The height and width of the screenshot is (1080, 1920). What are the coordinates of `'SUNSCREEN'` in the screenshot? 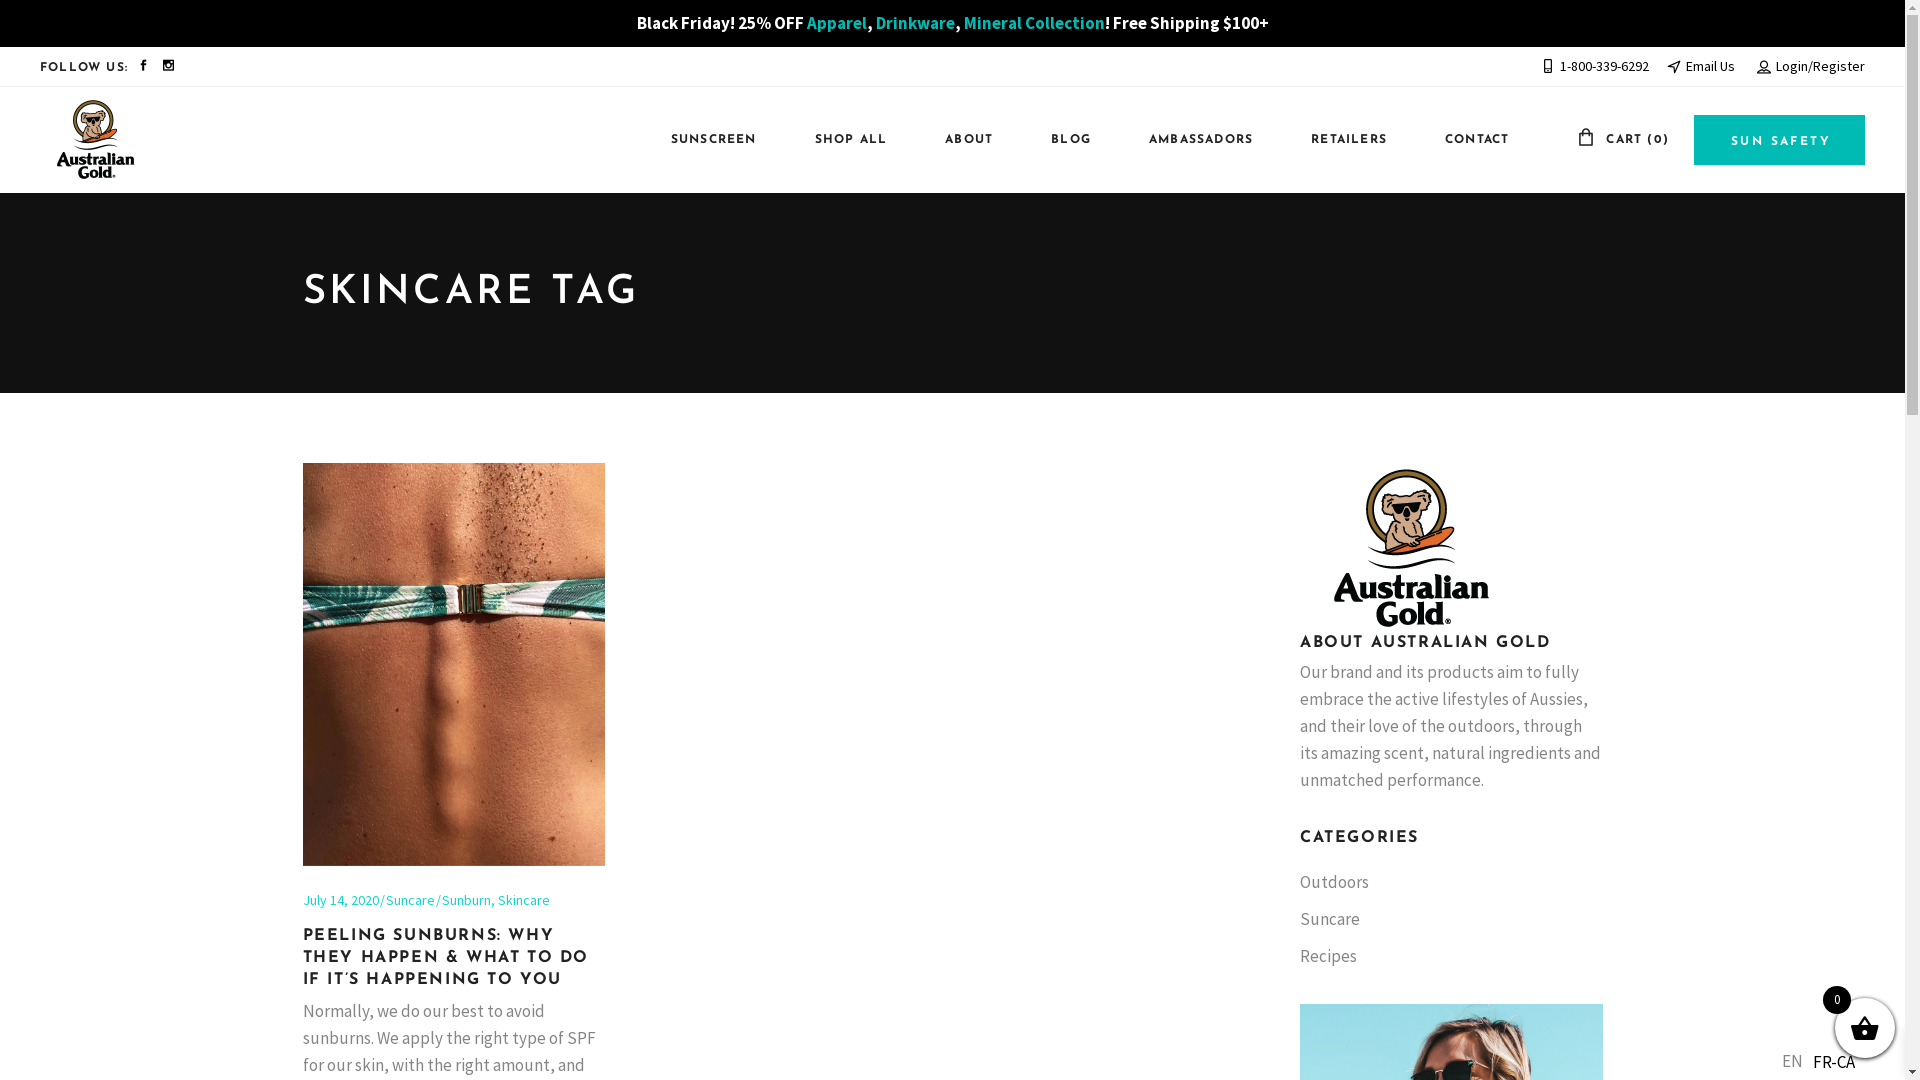 It's located at (704, 139).